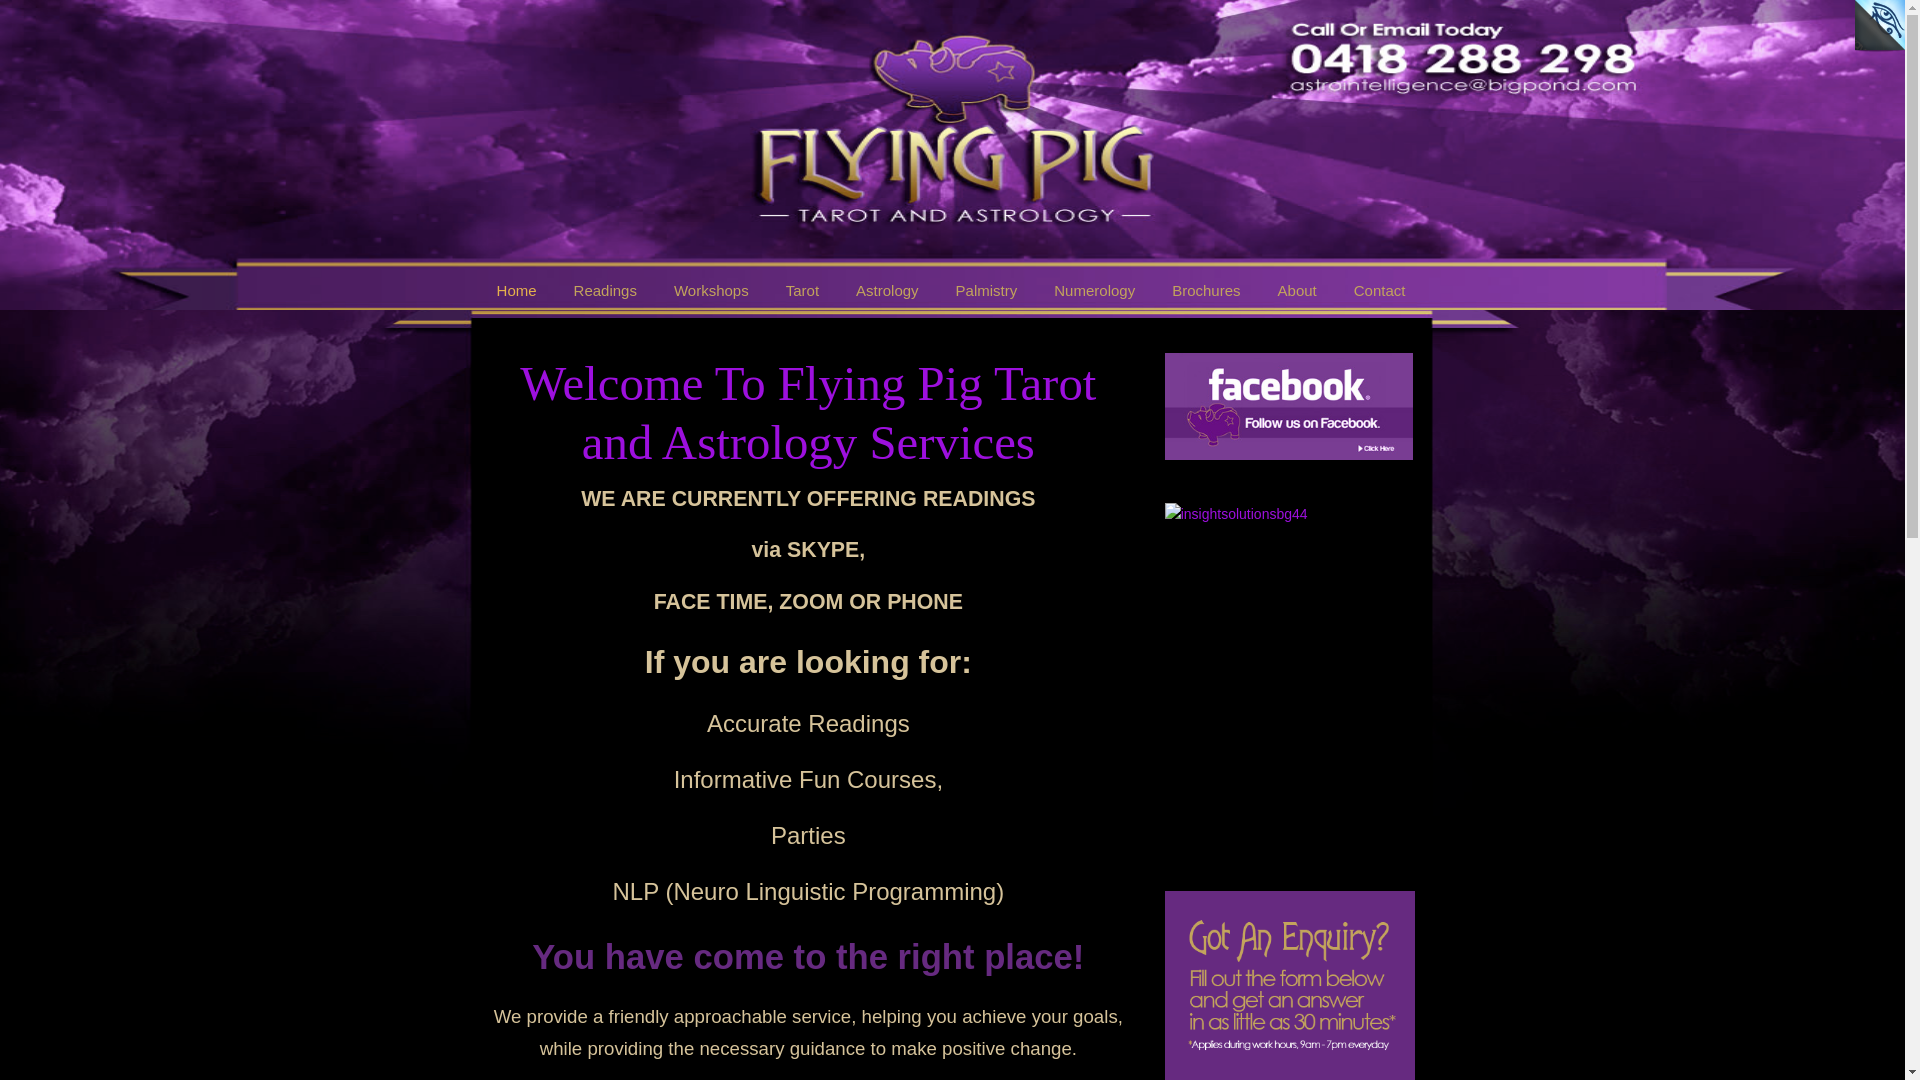 This screenshot has height=1080, width=1920. I want to click on 'Astrology', so click(886, 290).